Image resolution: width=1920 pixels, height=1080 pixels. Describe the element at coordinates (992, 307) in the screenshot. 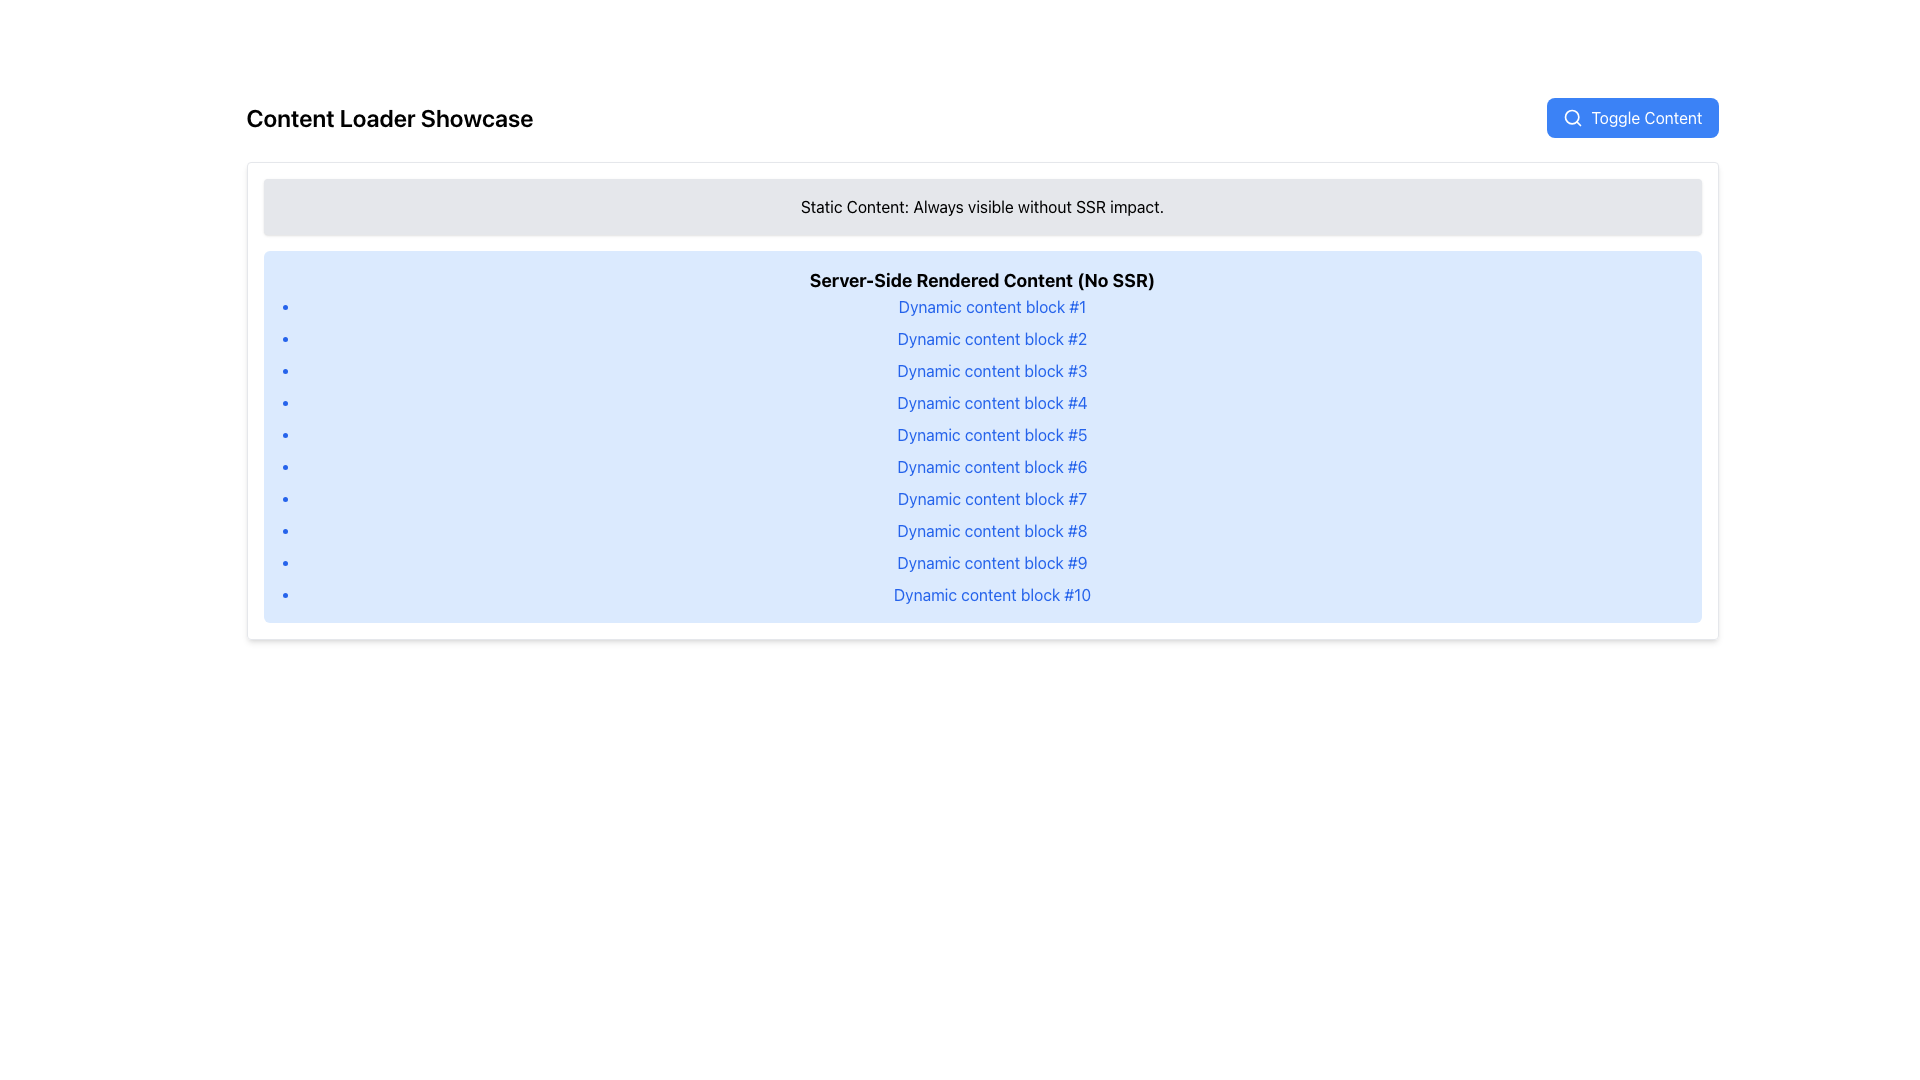

I see `displayed content of the text block styled in blue font and containing 'Dynamic content block #1', which is the first item in the vertically stacked list under the header 'Server-Side Rendered Content (No SSR)'` at that location.